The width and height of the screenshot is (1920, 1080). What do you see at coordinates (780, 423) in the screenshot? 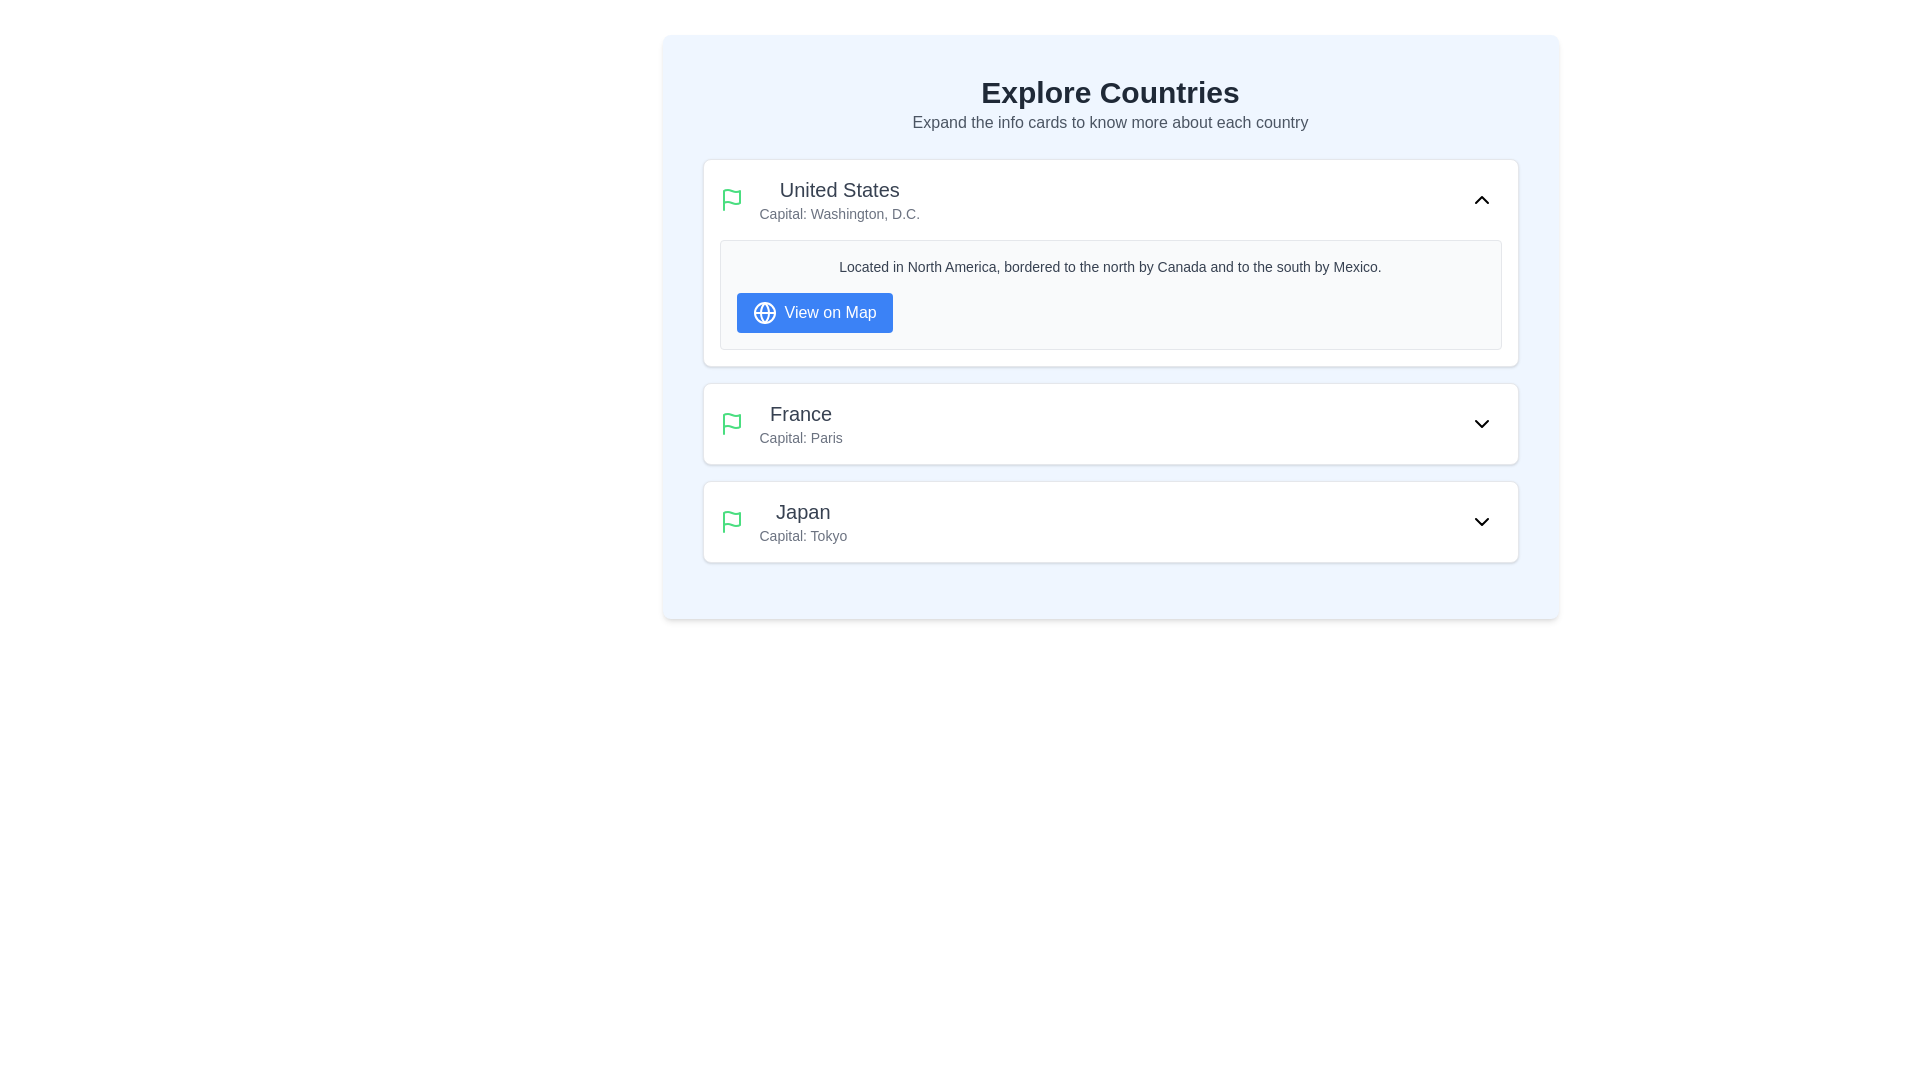
I see `the list item displaying 'France' with a green flag icon, which shows 'Capital: Paris' below it` at bounding box center [780, 423].